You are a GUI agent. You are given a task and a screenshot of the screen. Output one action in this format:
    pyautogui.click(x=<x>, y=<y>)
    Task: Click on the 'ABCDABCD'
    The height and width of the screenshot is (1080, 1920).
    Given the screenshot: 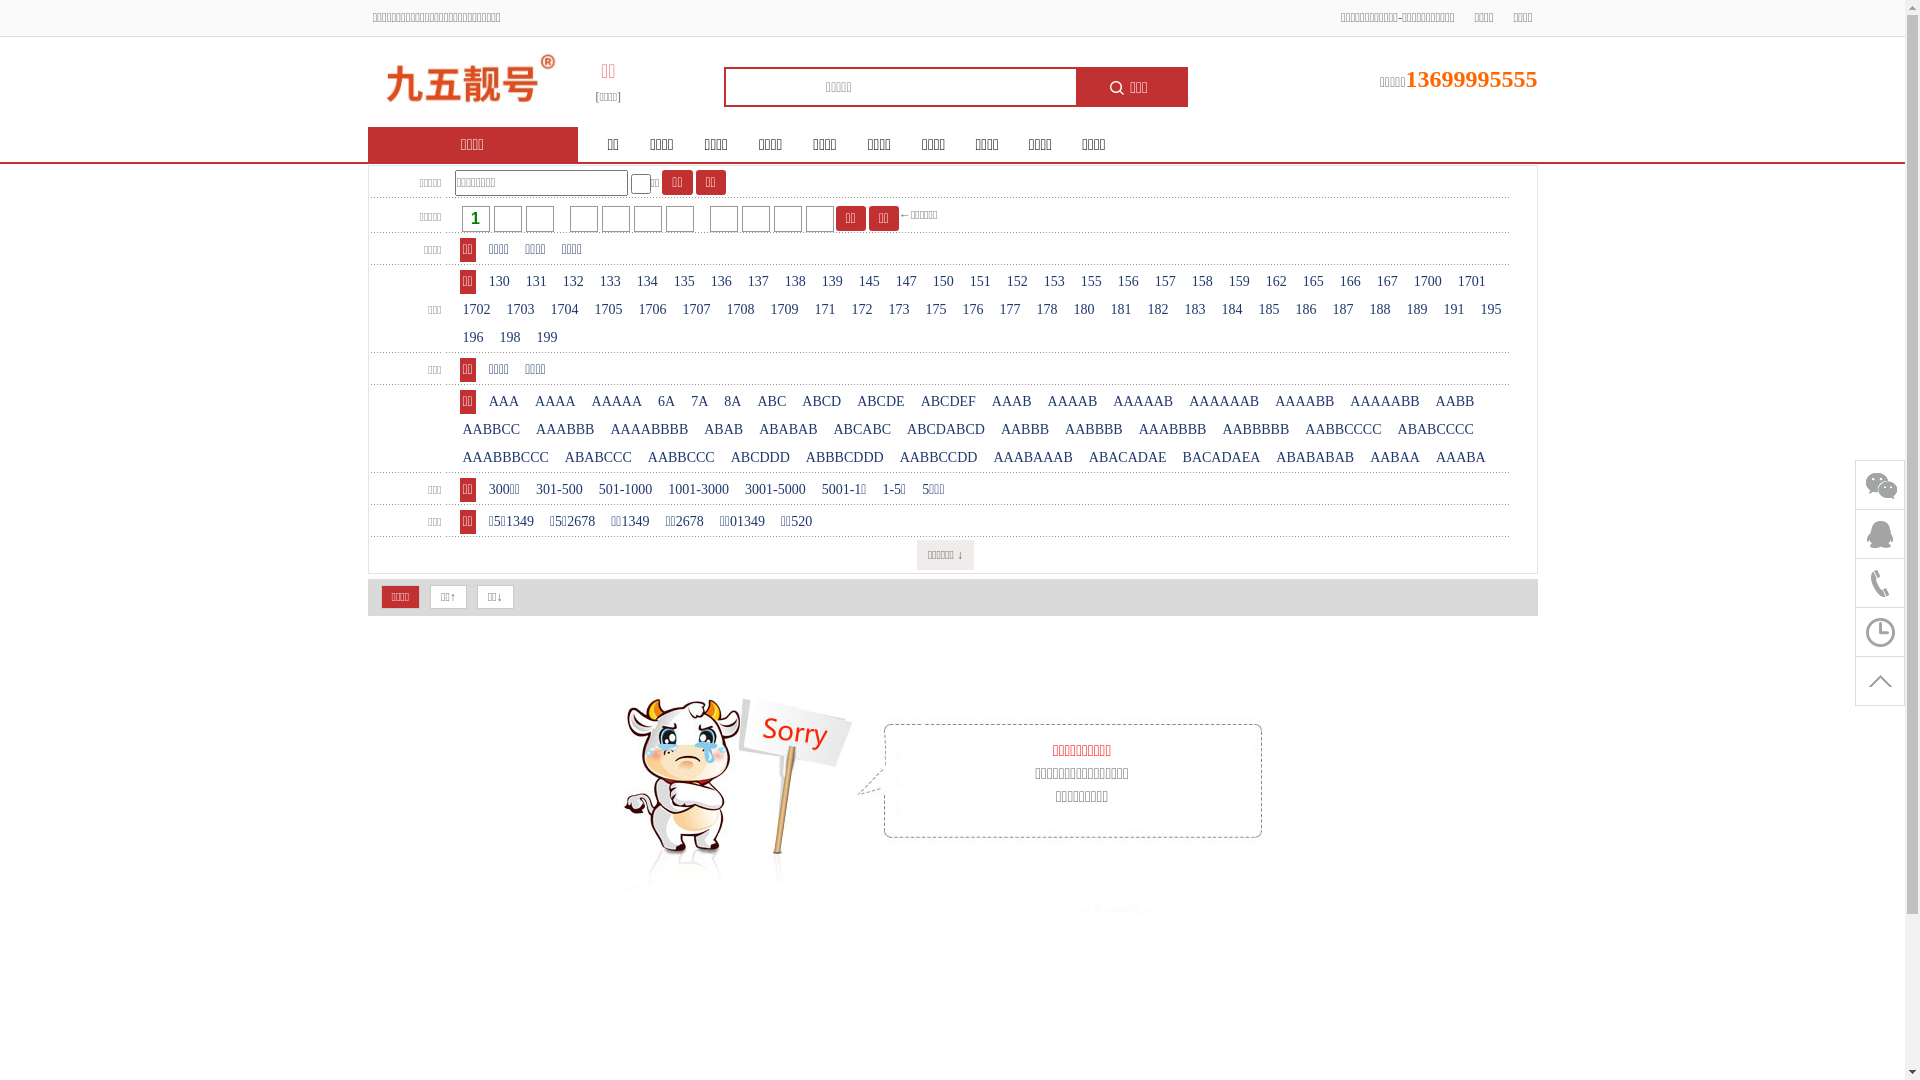 What is the action you would take?
    pyautogui.click(x=944, y=428)
    